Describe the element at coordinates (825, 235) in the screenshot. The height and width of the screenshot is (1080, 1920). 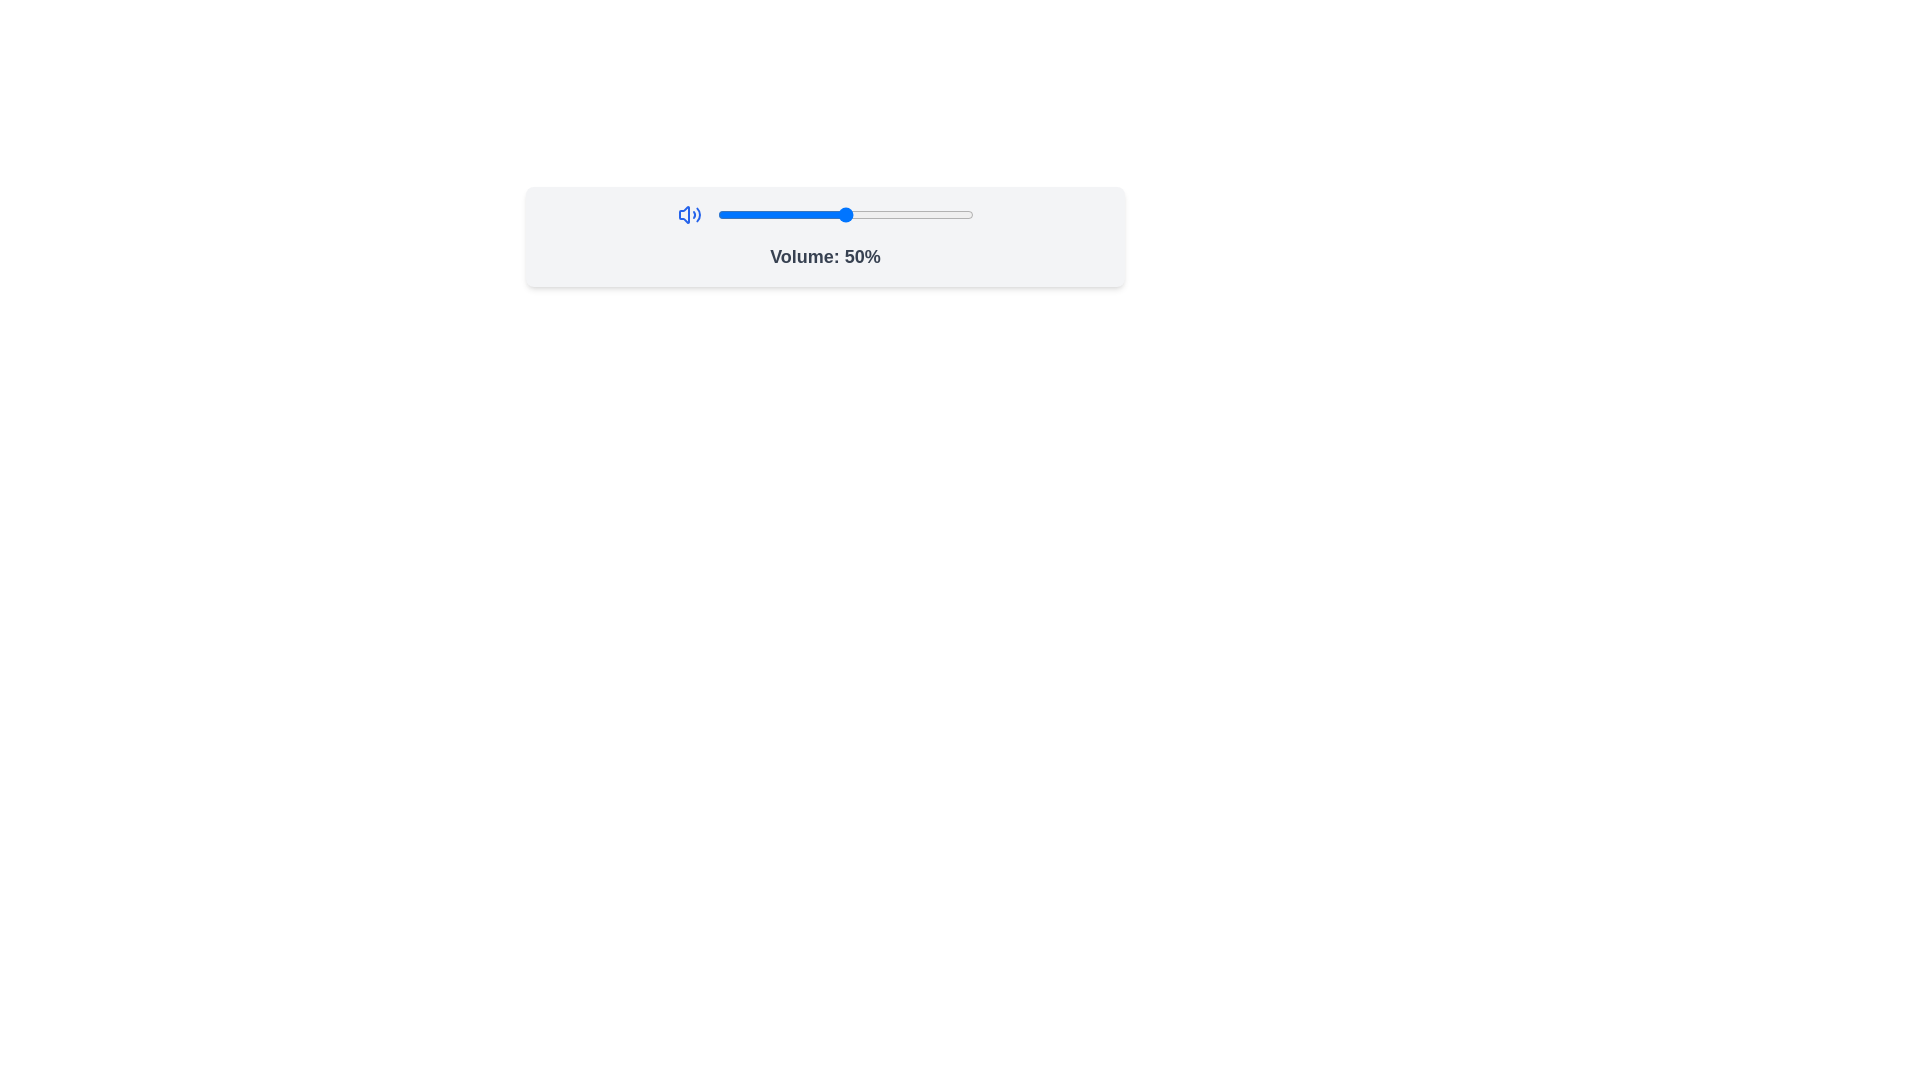
I see `the volume slider component with the label 'Volume: 50%'` at that location.